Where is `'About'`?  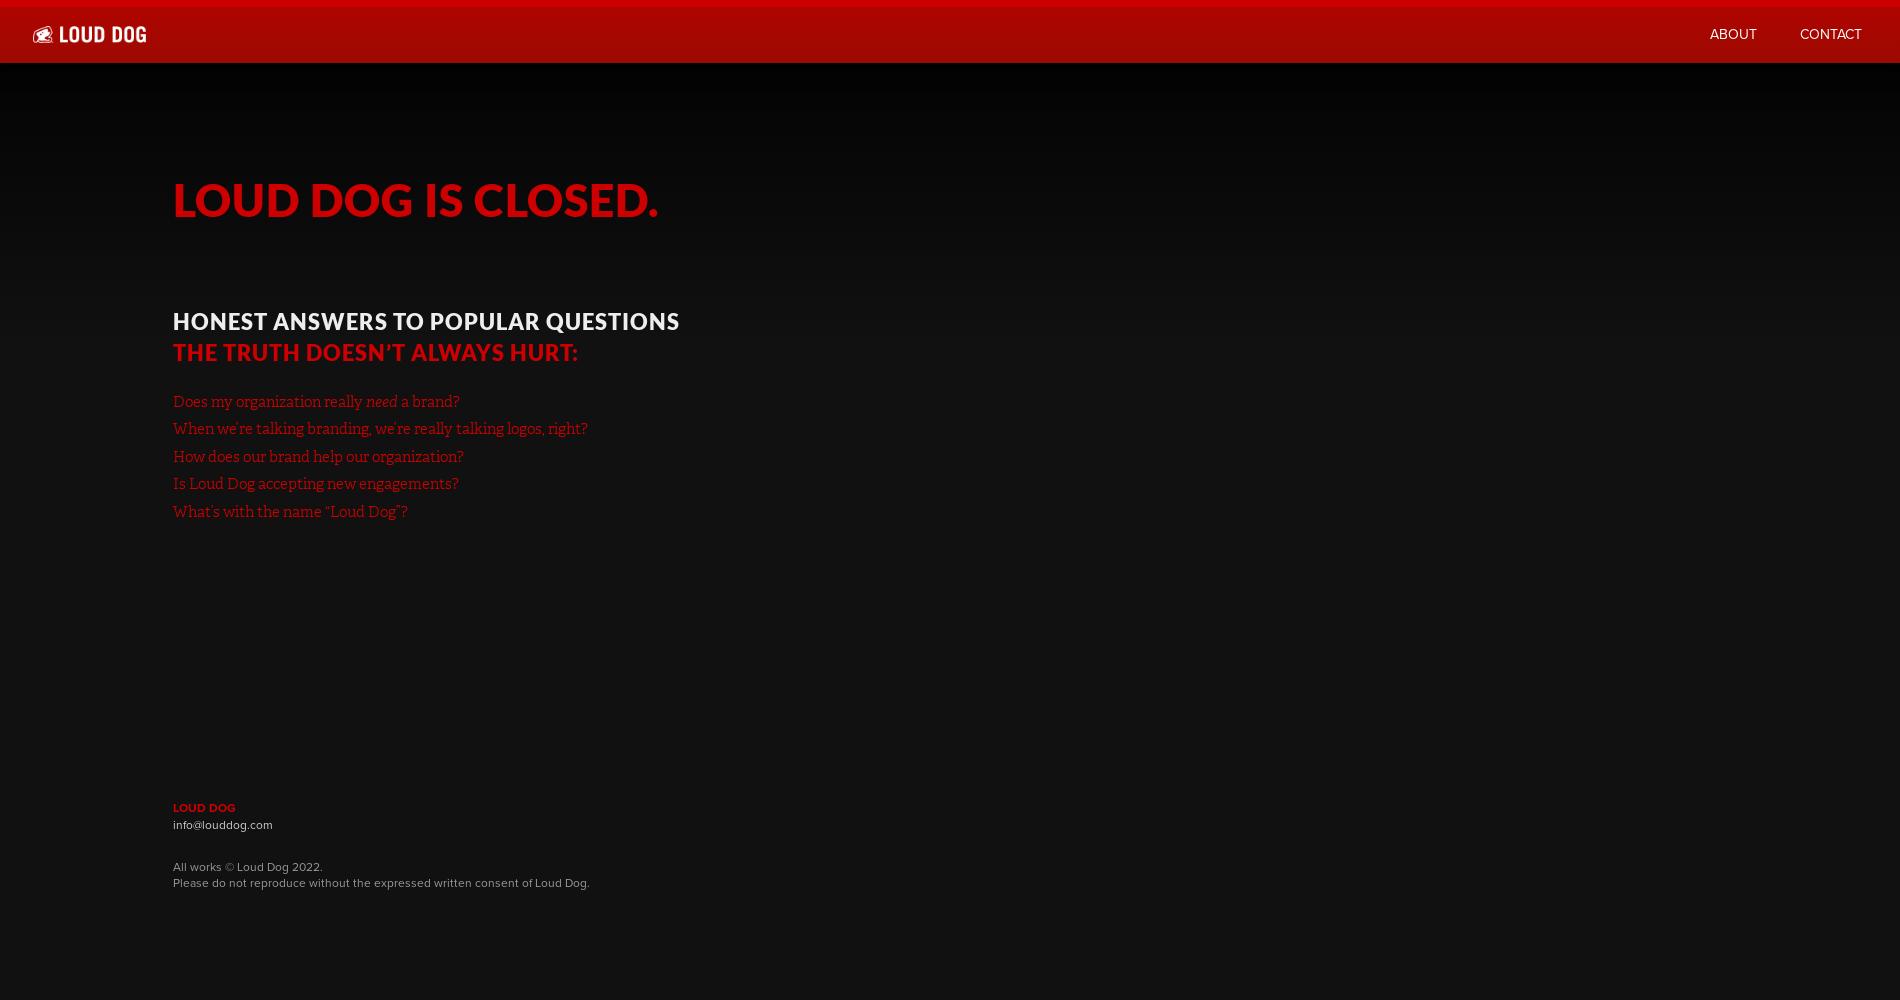 'About' is located at coordinates (1709, 34).